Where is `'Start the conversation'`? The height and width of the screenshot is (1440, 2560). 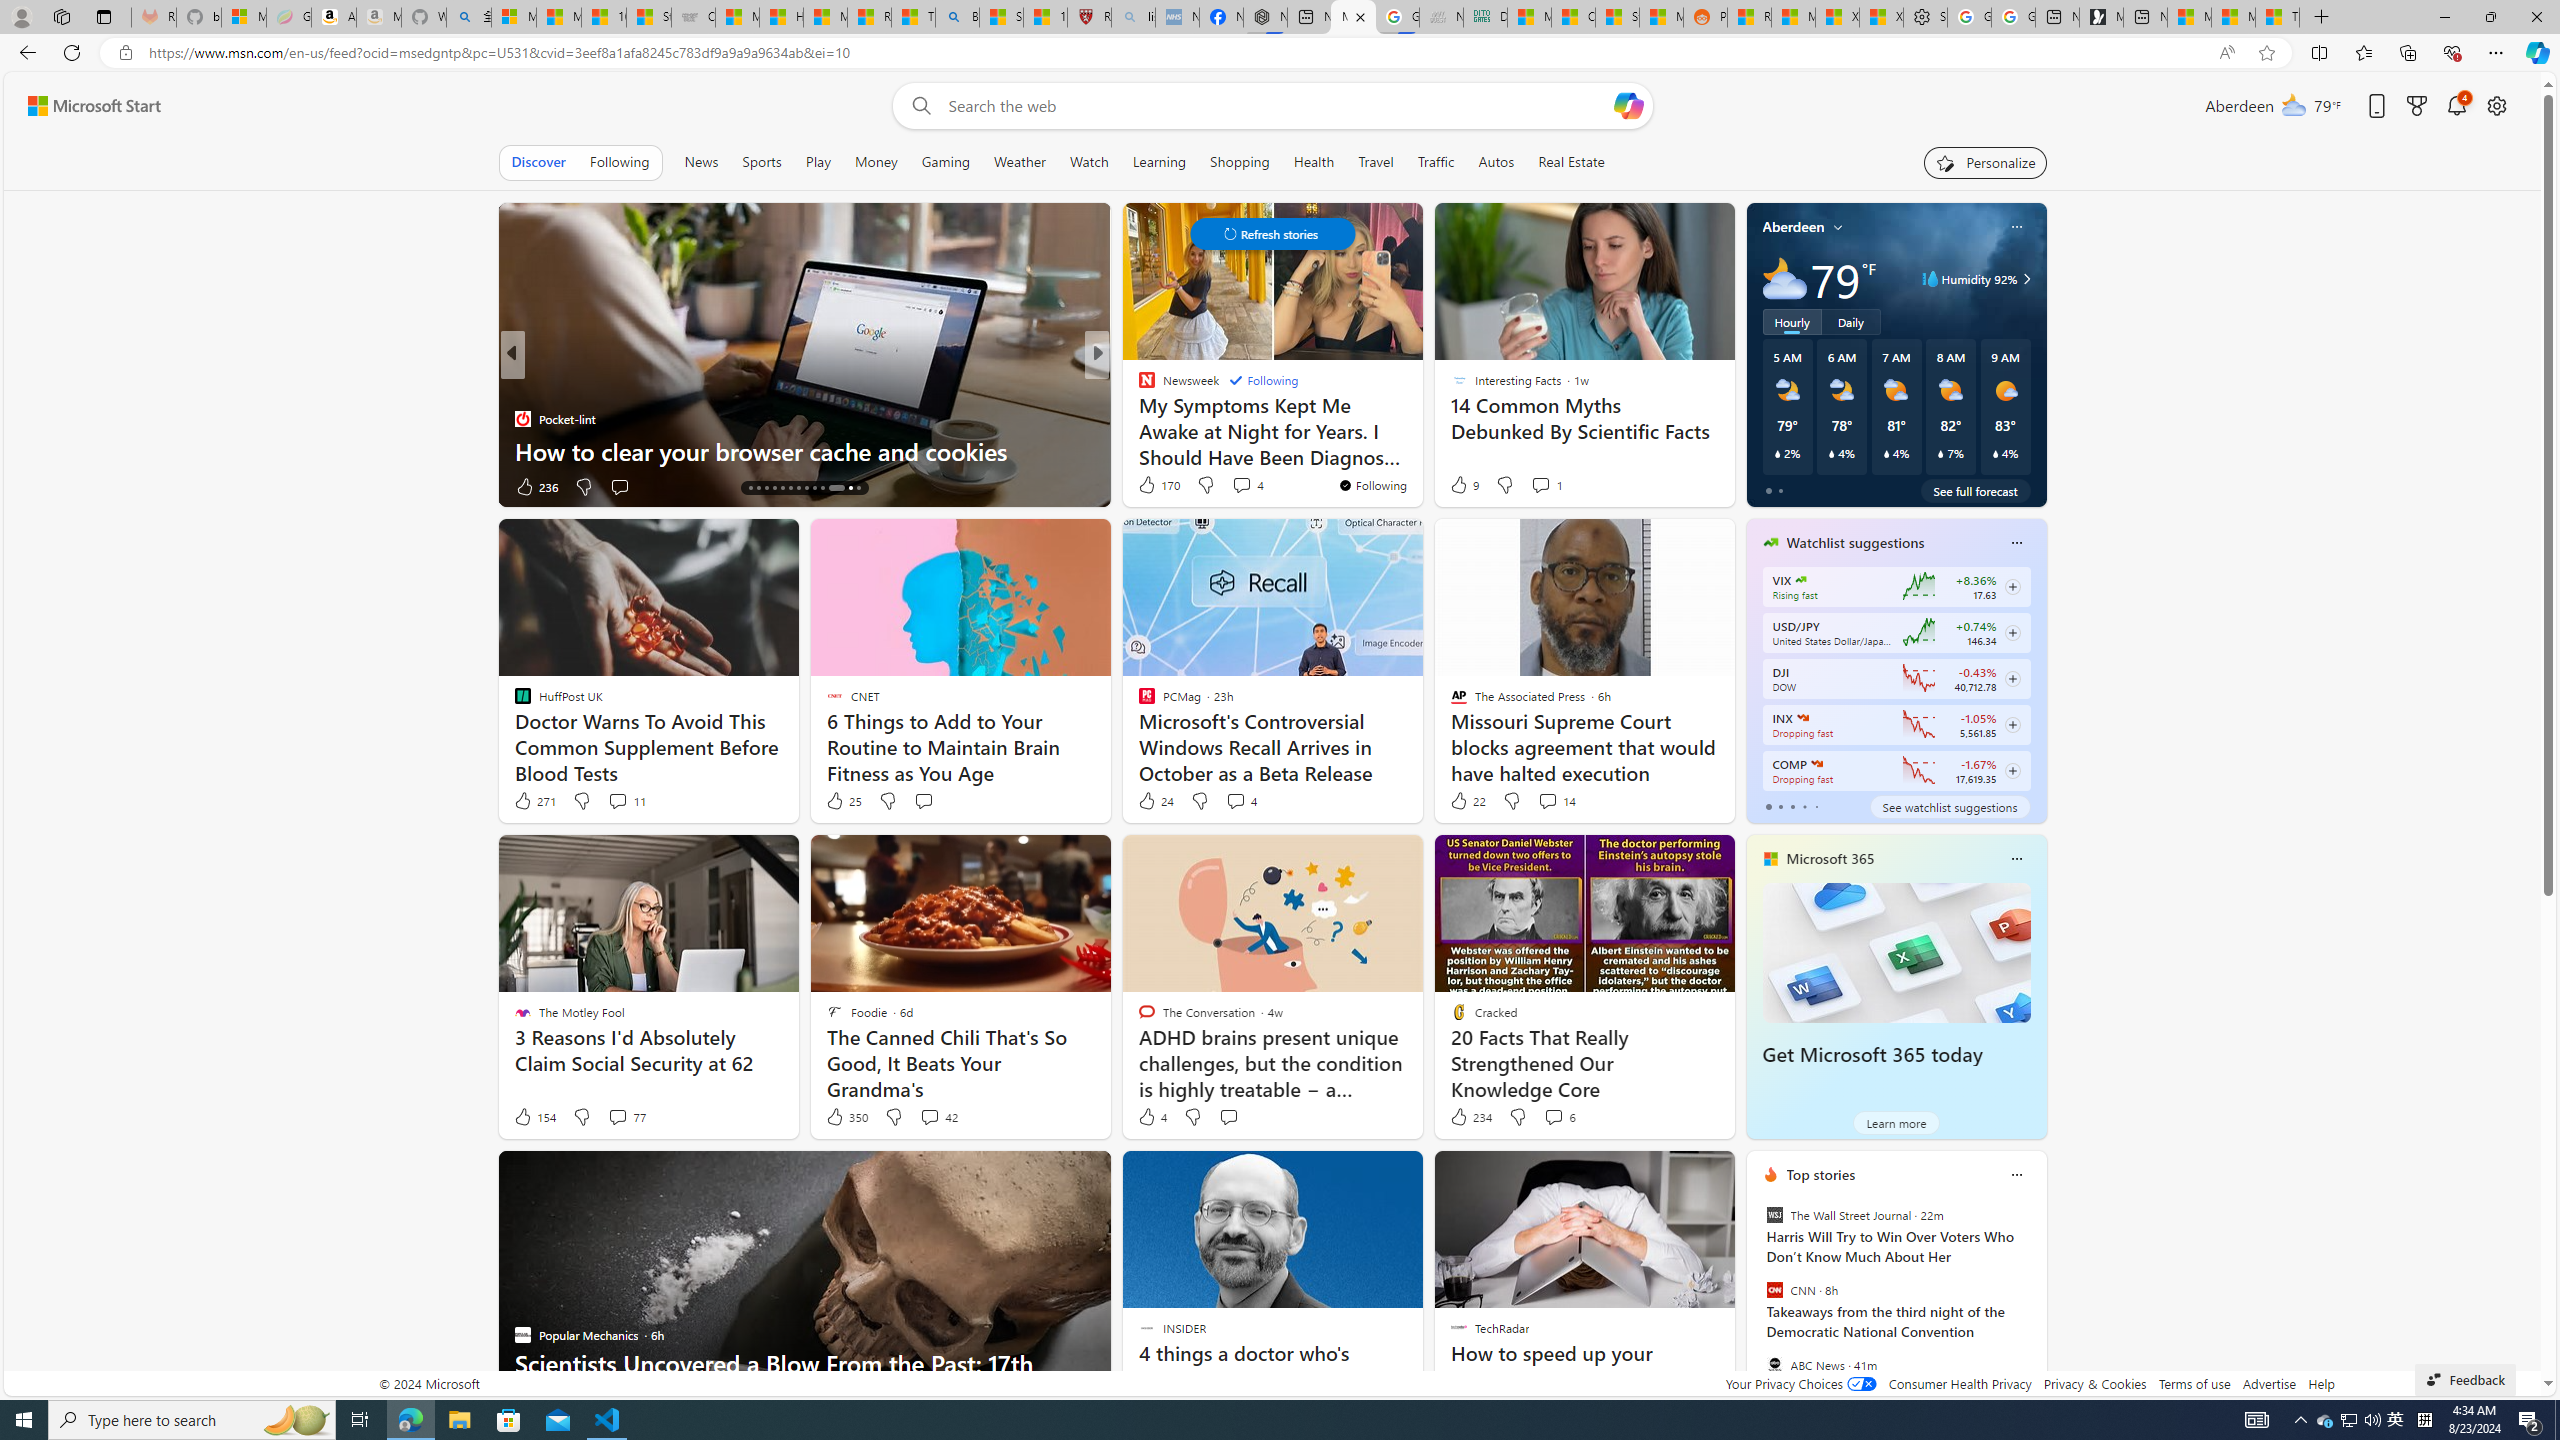 'Start the conversation' is located at coordinates (1227, 1115).